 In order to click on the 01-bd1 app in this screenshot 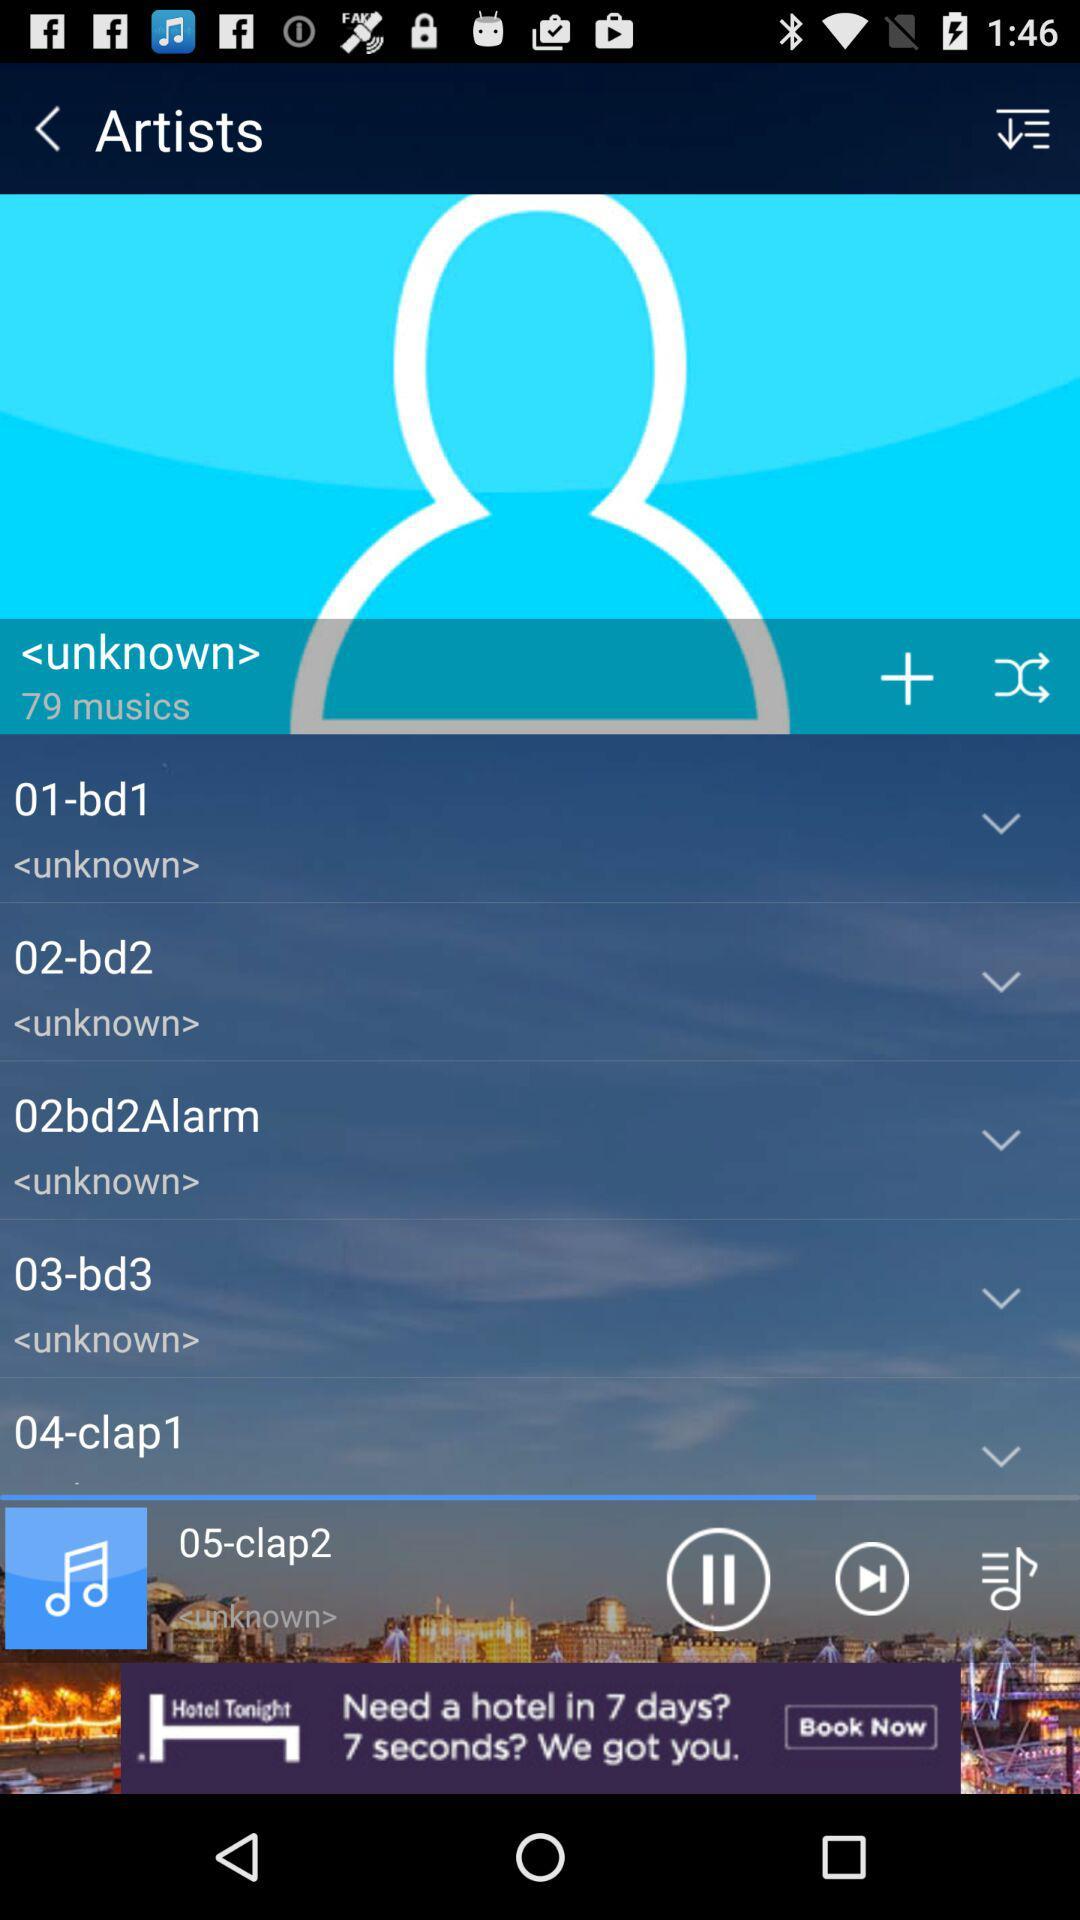, I will do `click(467, 796)`.